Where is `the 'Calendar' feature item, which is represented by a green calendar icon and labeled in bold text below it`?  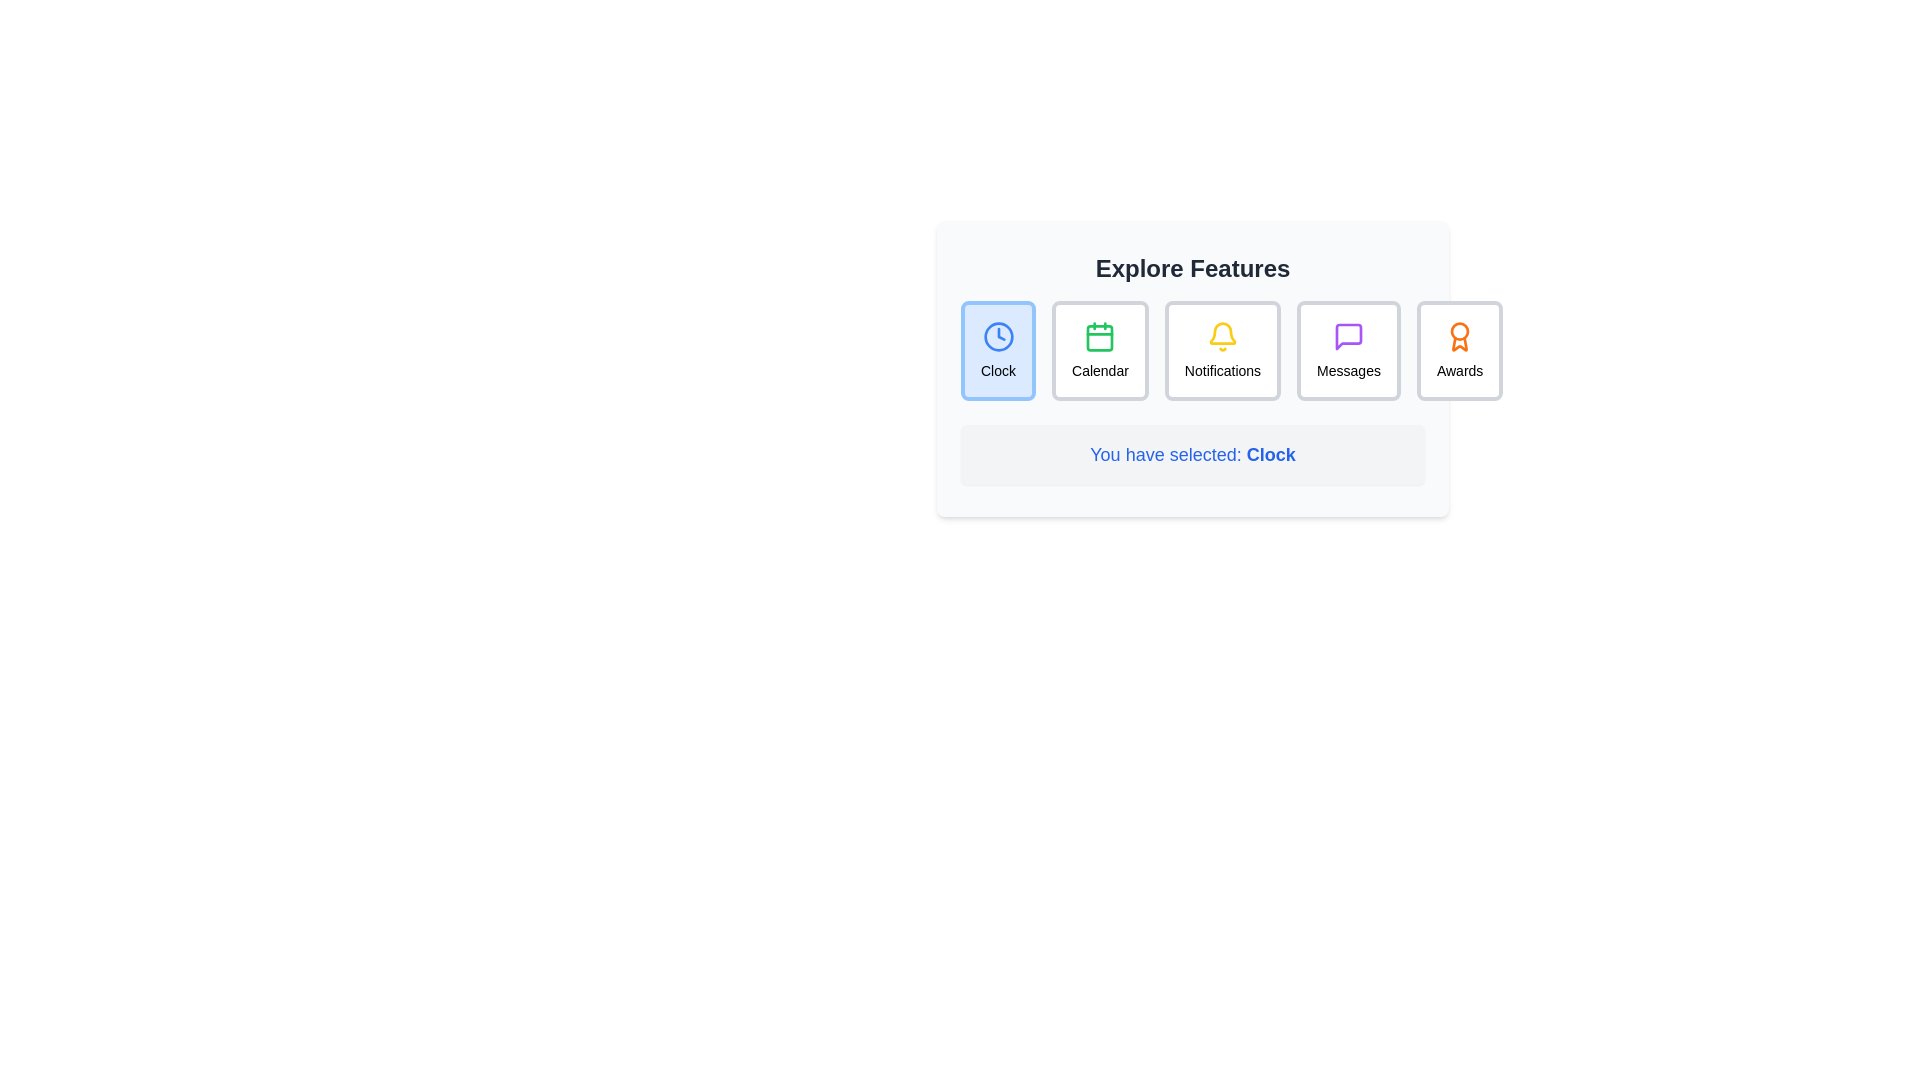 the 'Calendar' feature item, which is represented by a green calendar icon and labeled in bold text below it is located at coordinates (1098, 350).